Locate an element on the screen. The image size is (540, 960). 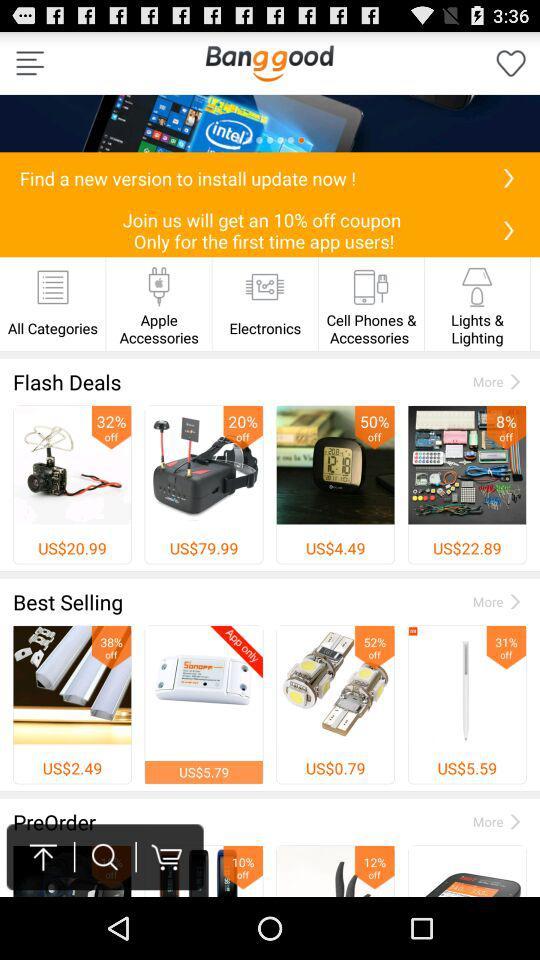
search for updates is located at coordinates (508, 176).